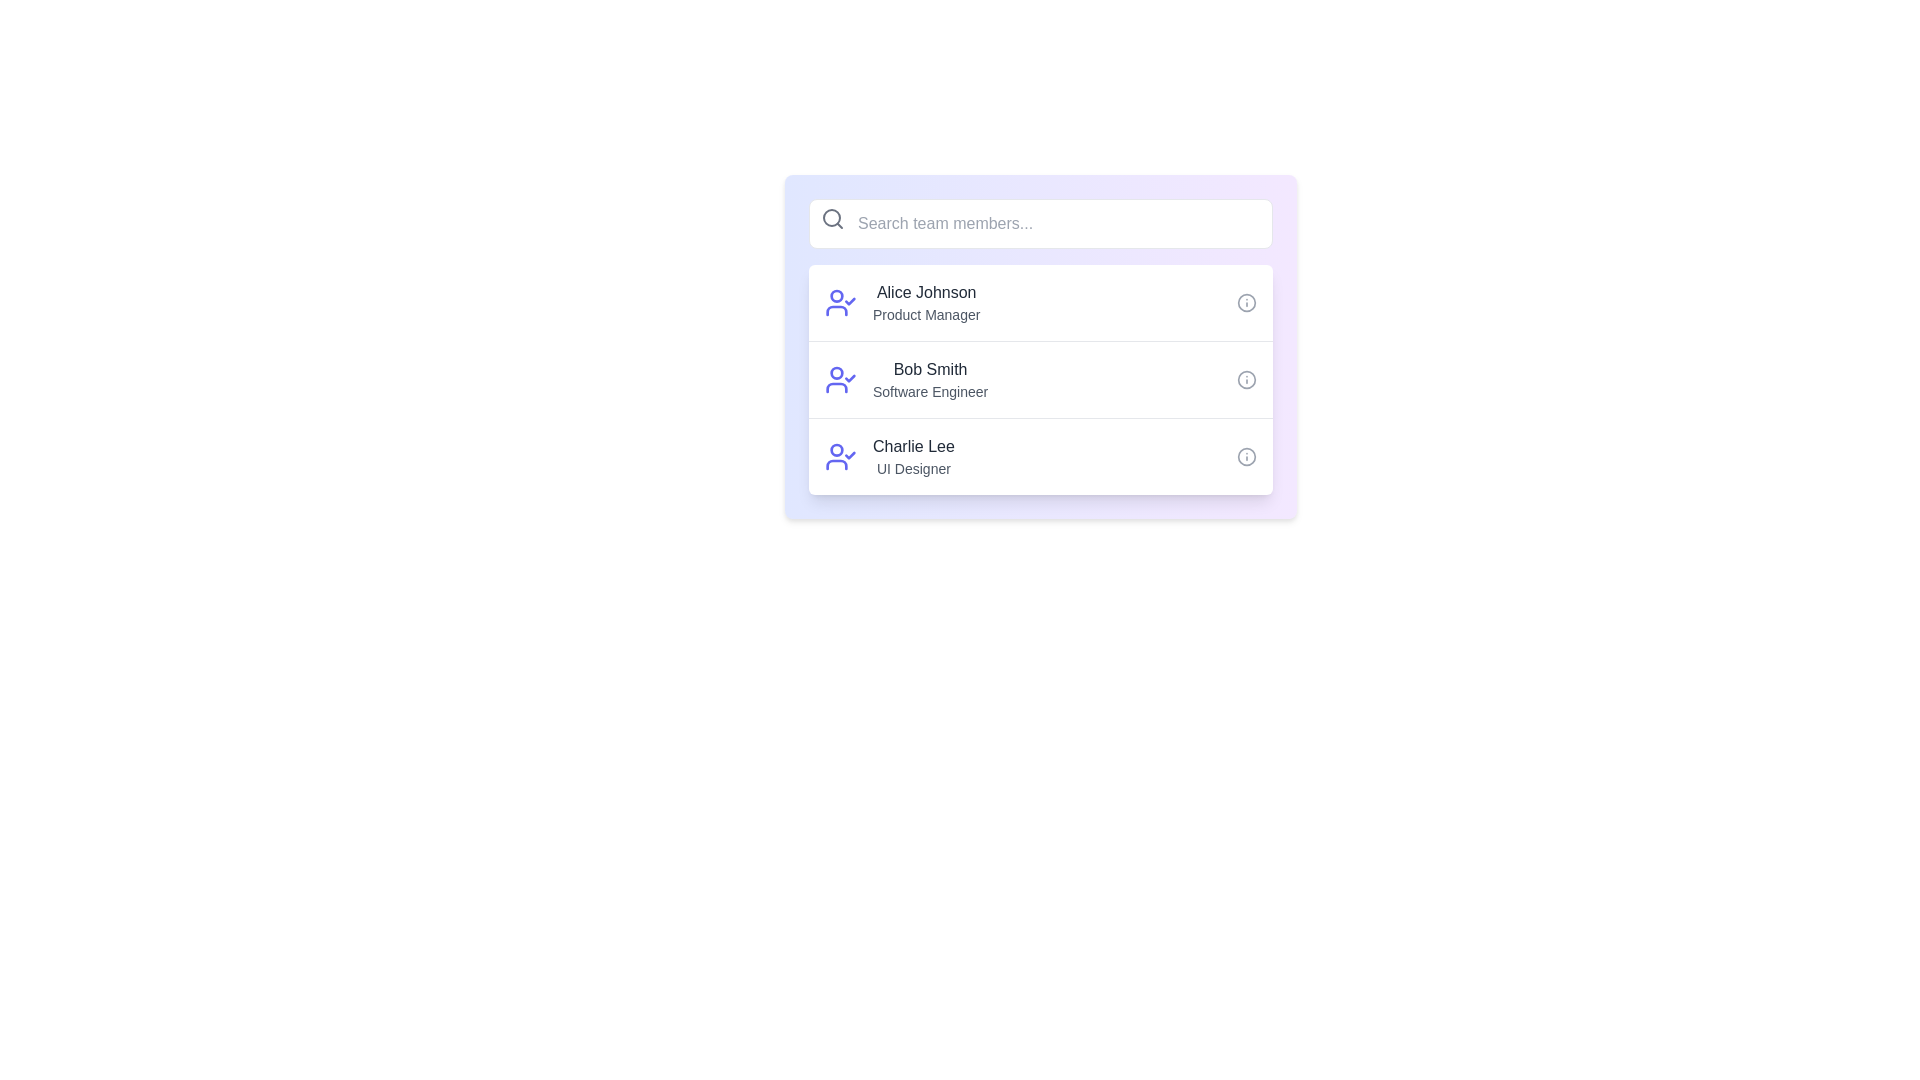 This screenshot has height=1080, width=1920. What do you see at coordinates (905, 380) in the screenshot?
I see `the list item representing Bob Smith, which includes his name and job title` at bounding box center [905, 380].